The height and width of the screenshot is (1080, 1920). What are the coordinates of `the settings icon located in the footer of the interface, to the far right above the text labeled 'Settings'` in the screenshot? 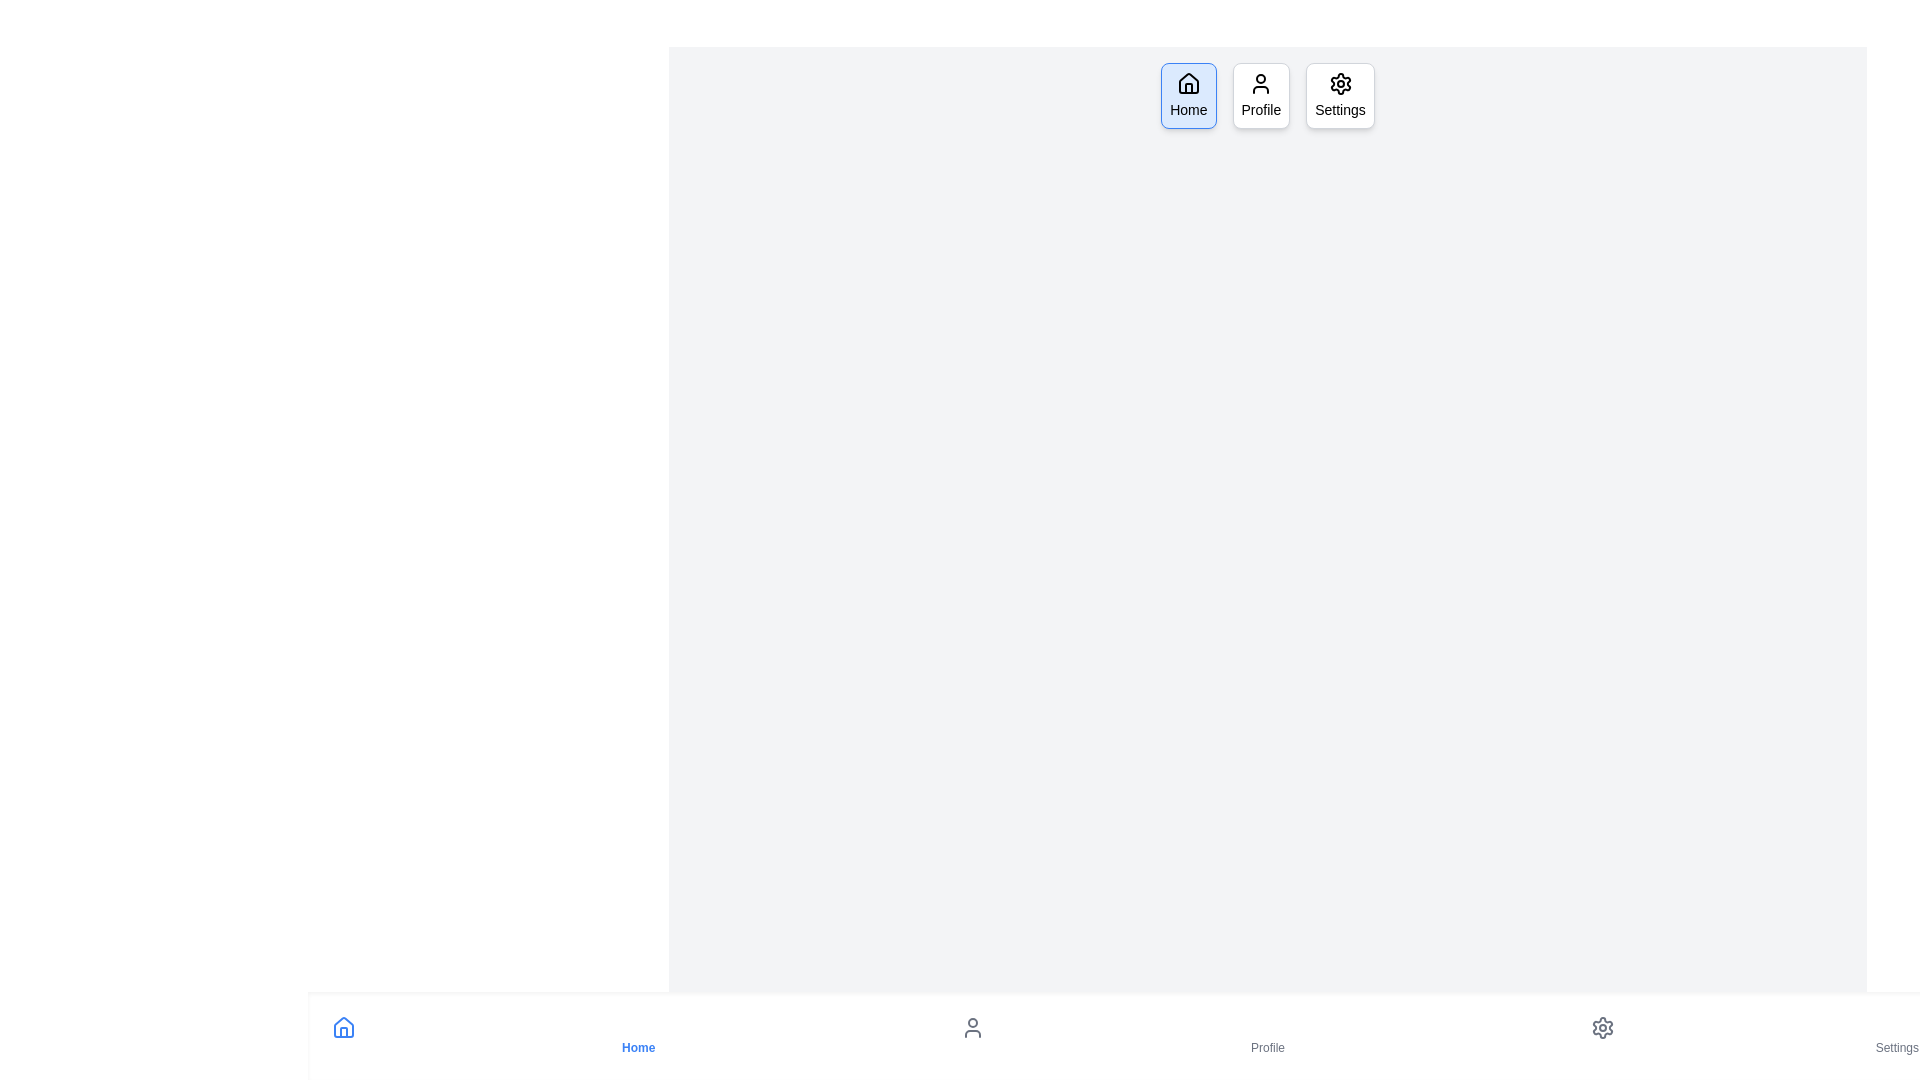 It's located at (1602, 1028).